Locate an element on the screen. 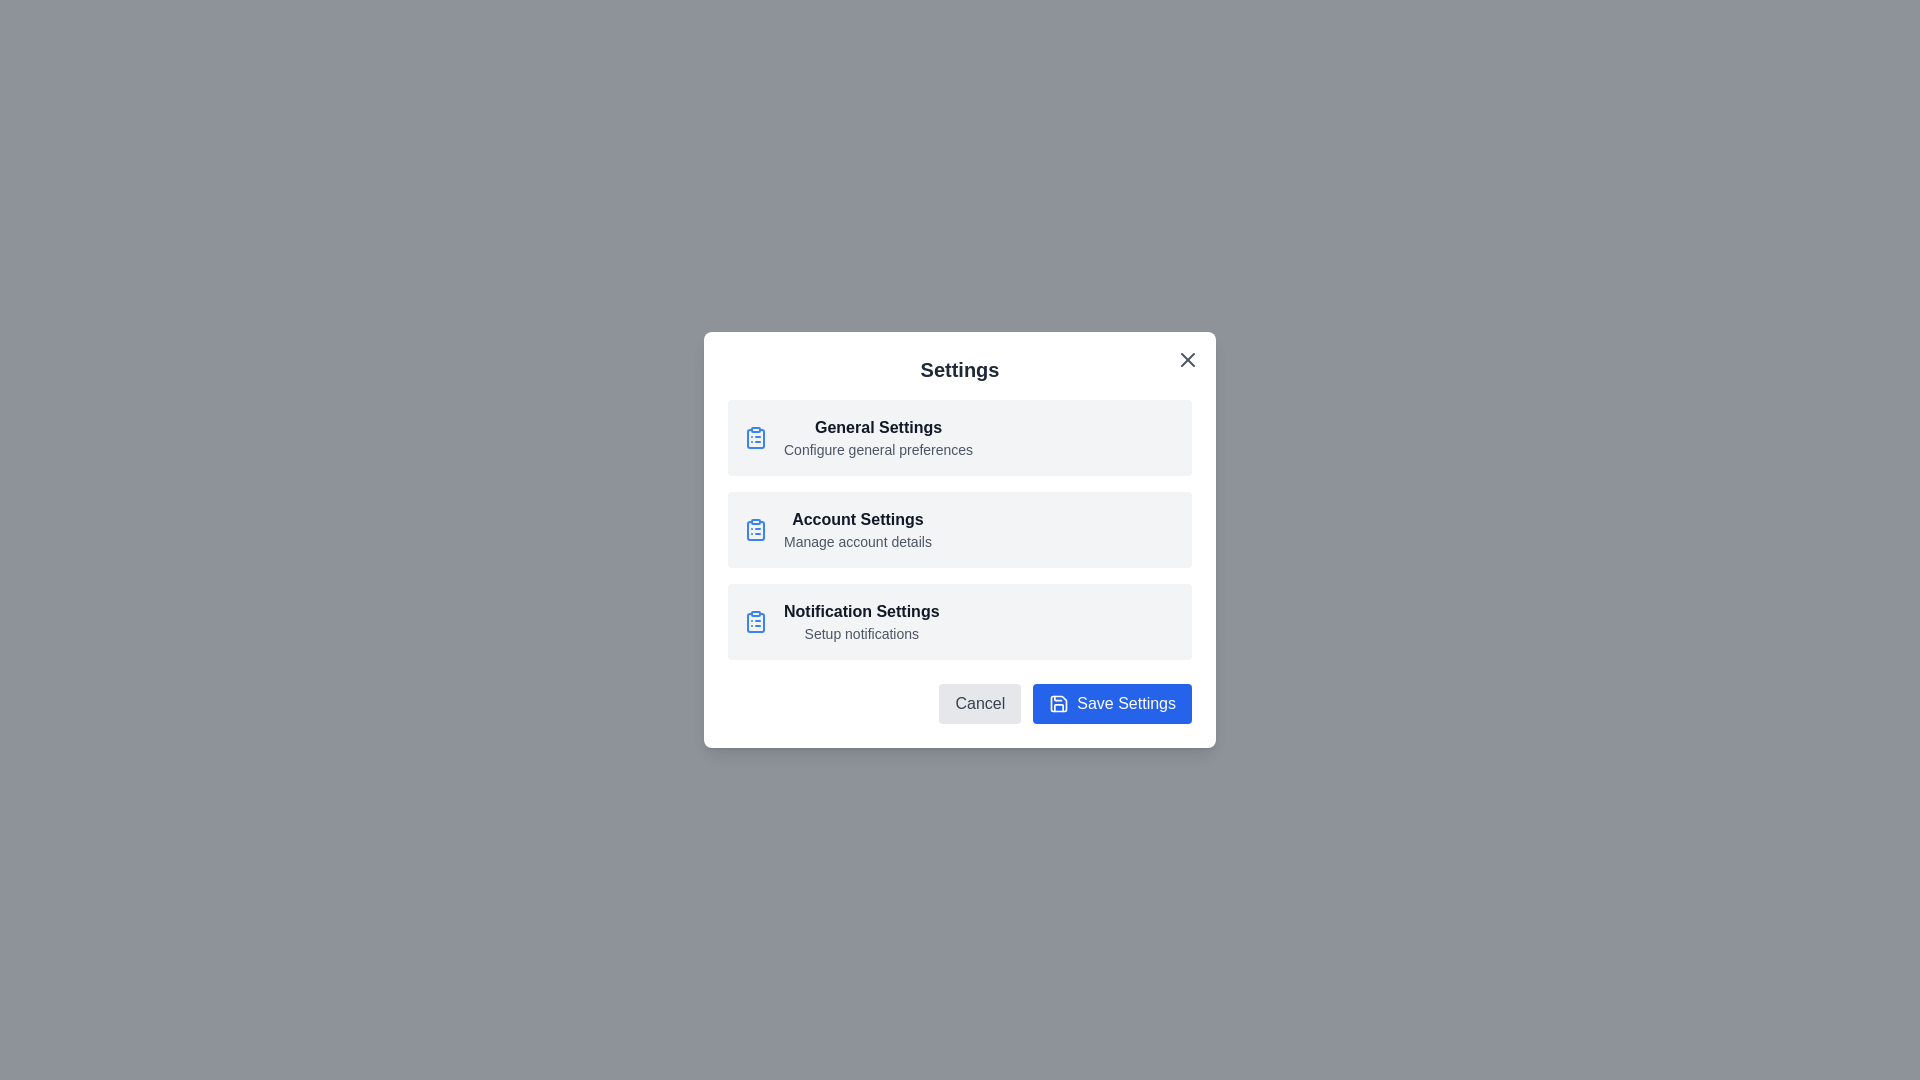 Image resolution: width=1920 pixels, height=1080 pixels. the 'Notification Settings' text label, which is bold and dark gray, located in the settings modal below 'Account Settings' and above 'Setup notifications' is located at coordinates (861, 611).